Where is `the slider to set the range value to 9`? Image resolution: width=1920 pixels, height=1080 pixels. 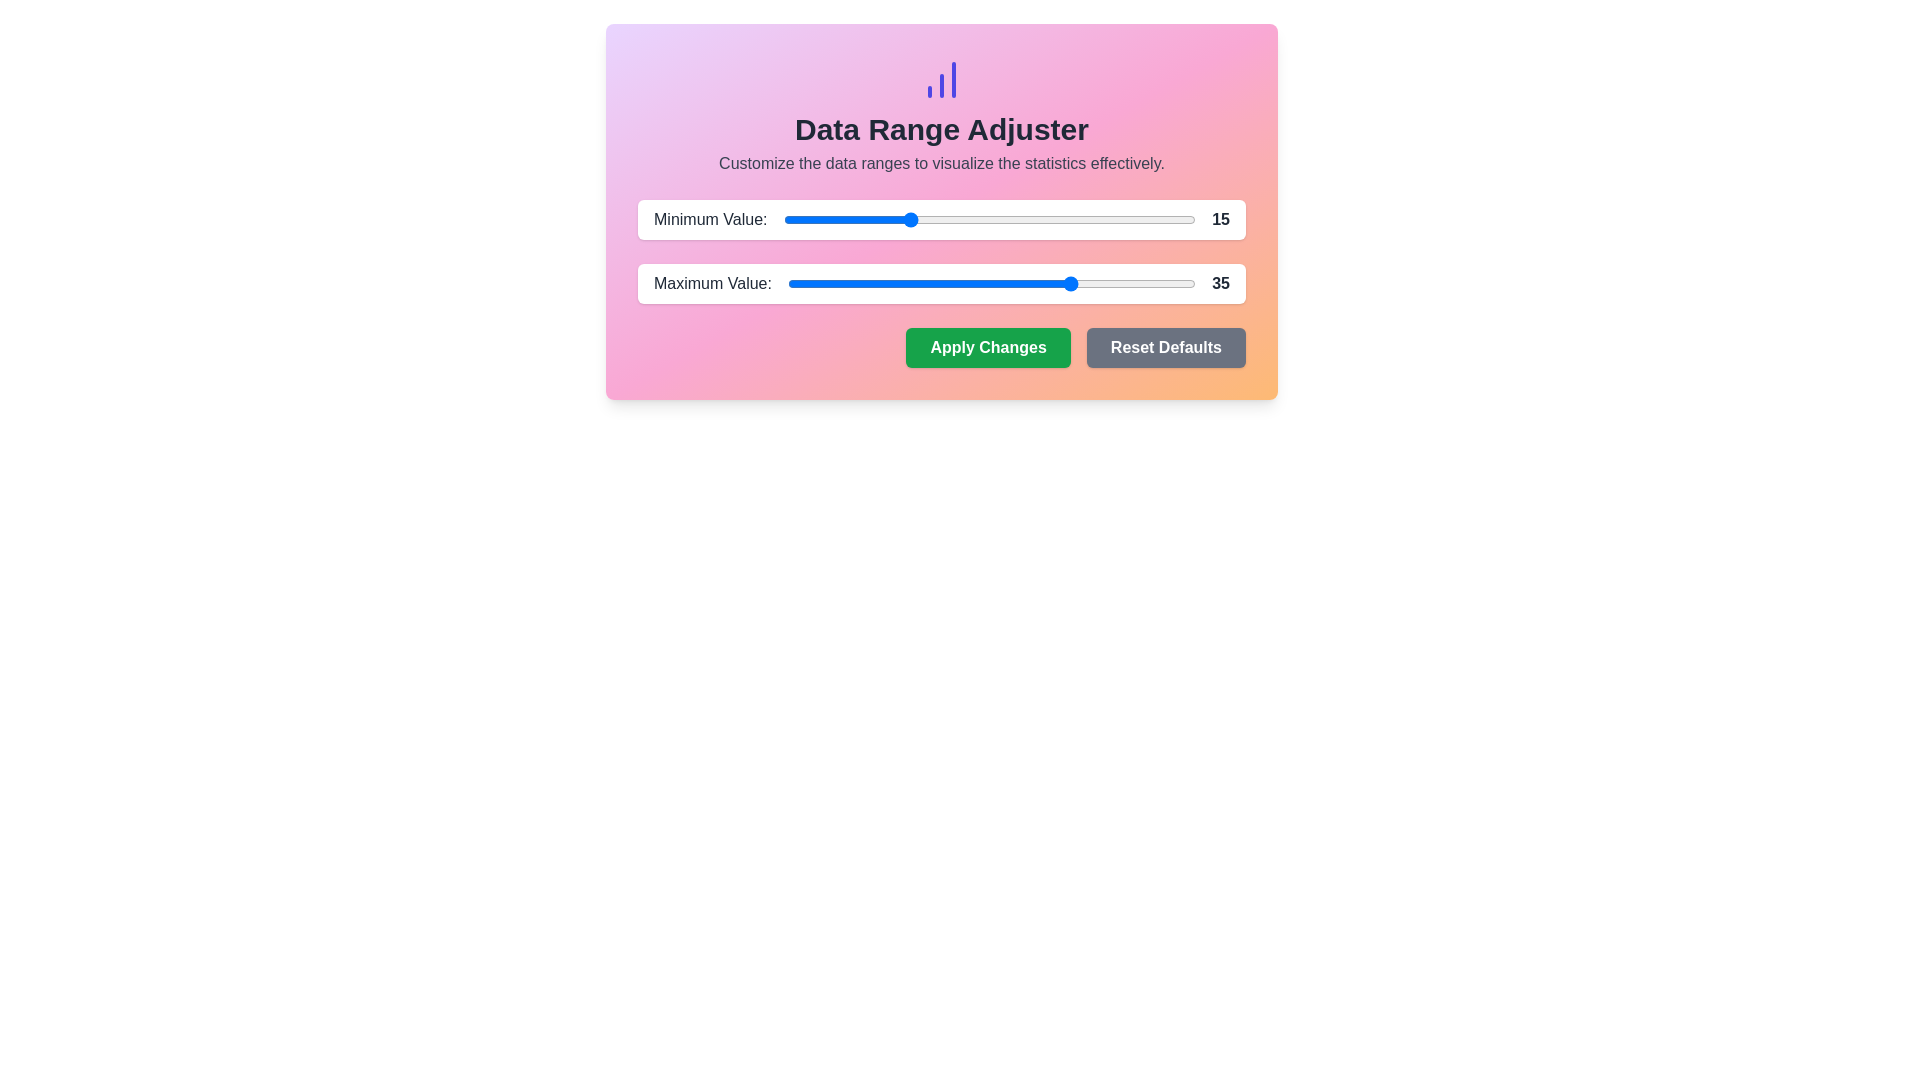
the slider to set the range value to 9 is located at coordinates (857, 219).